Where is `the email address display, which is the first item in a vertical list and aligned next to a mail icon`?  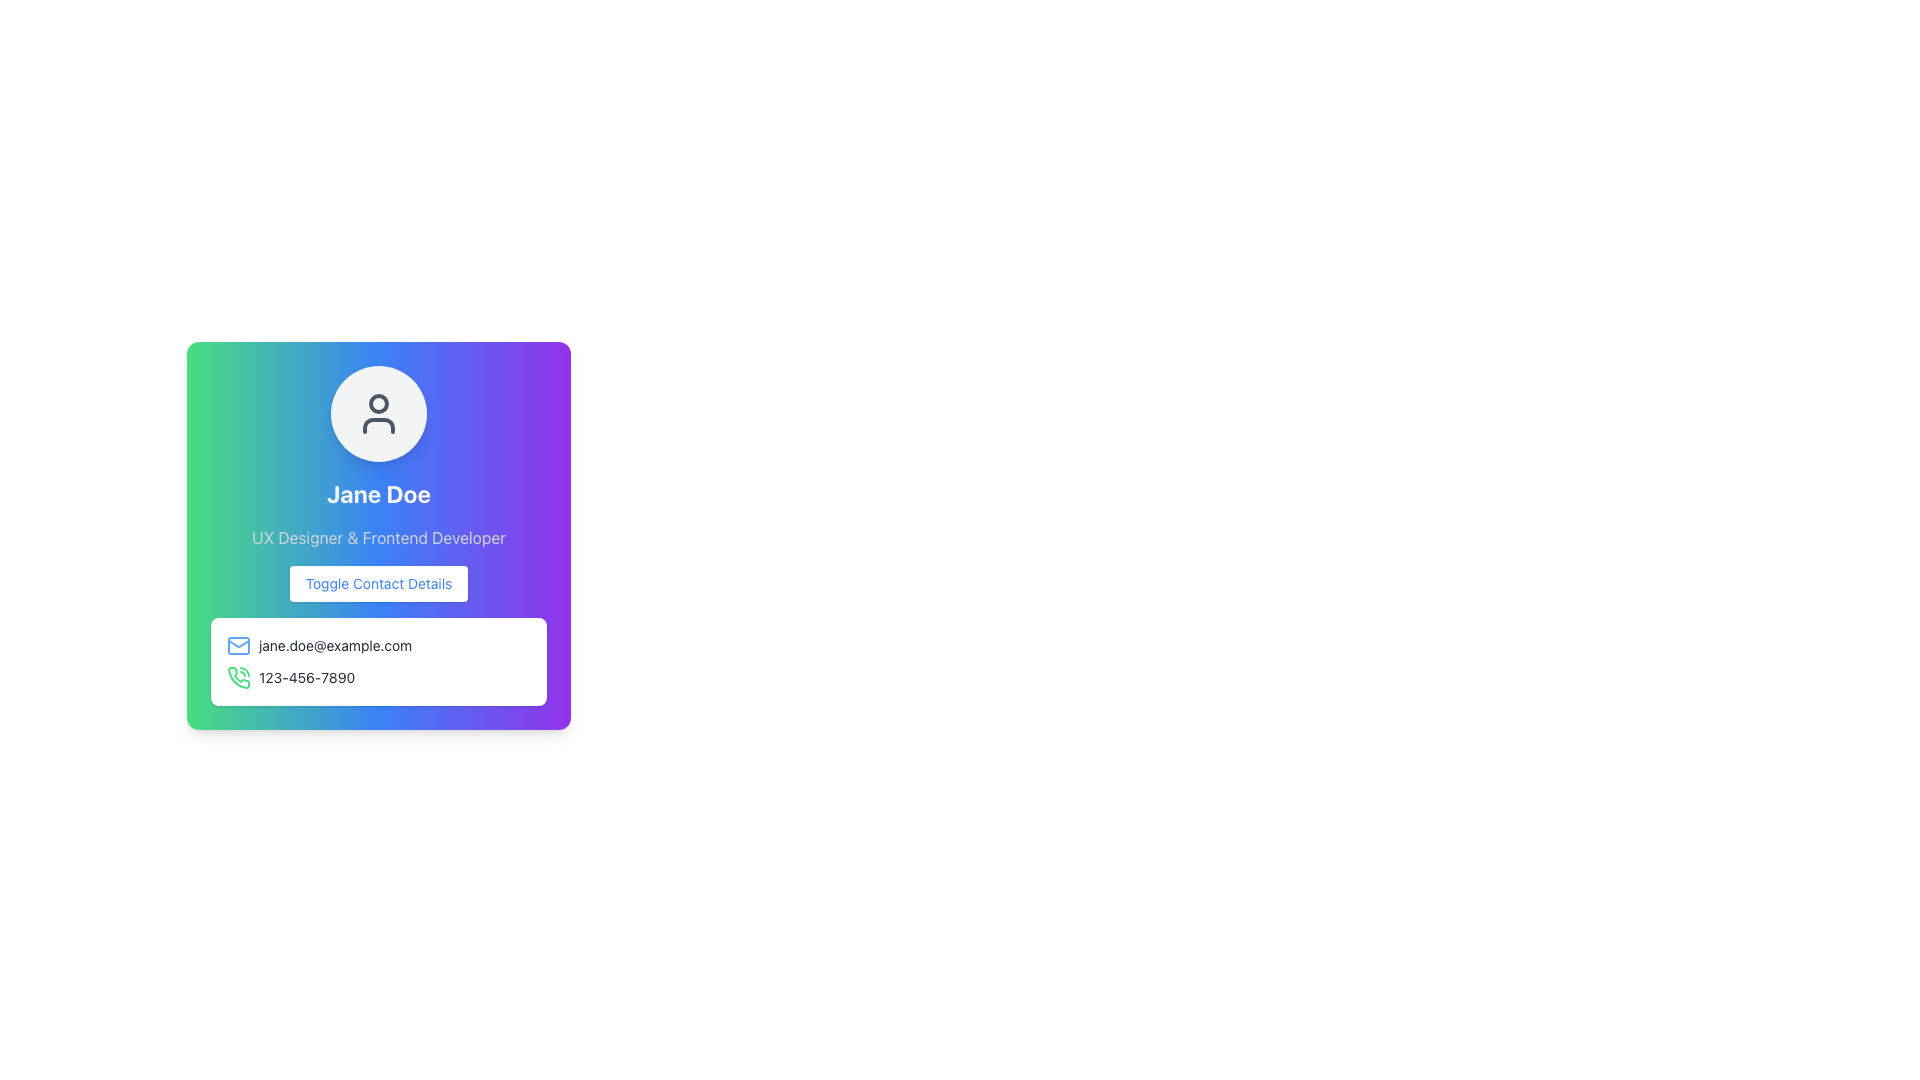
the email address display, which is the first item in a vertical list and aligned next to a mail icon is located at coordinates (379, 645).